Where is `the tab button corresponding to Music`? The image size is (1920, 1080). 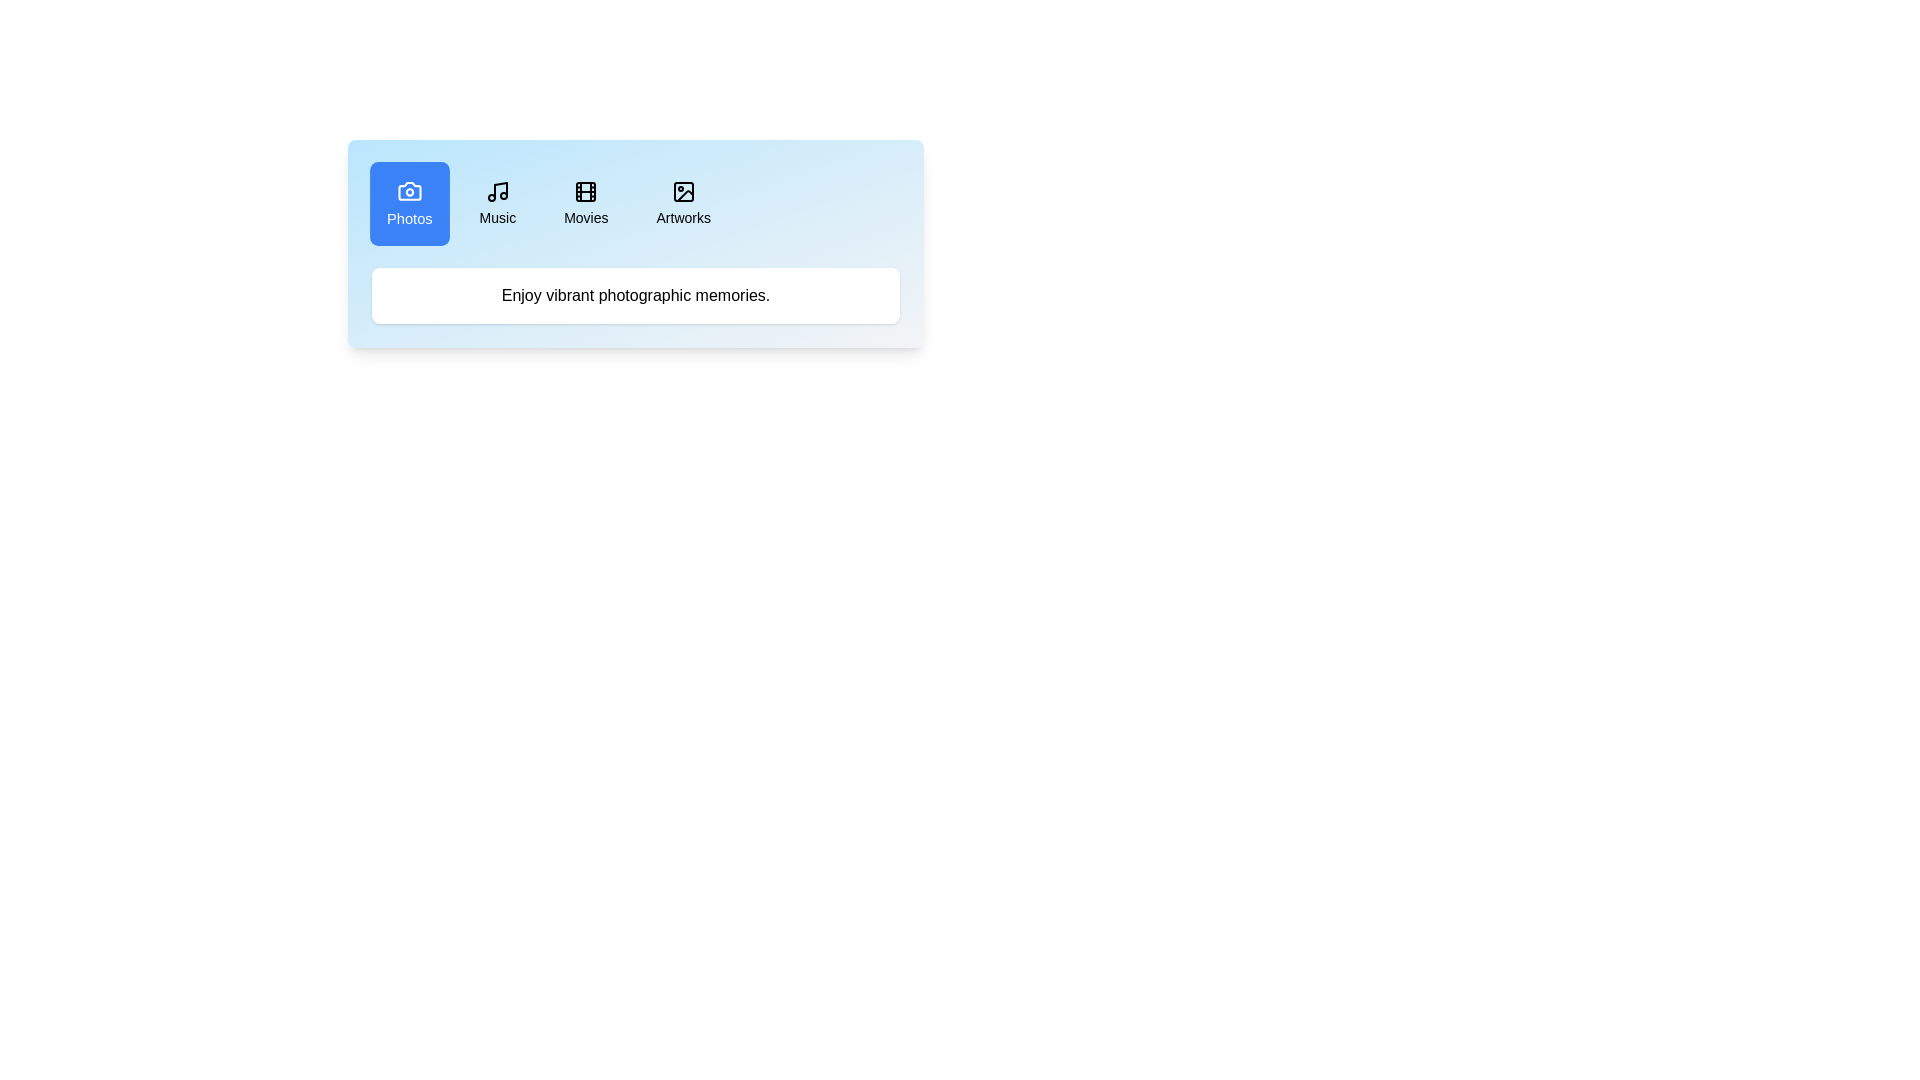
the tab button corresponding to Music is located at coordinates (497, 204).